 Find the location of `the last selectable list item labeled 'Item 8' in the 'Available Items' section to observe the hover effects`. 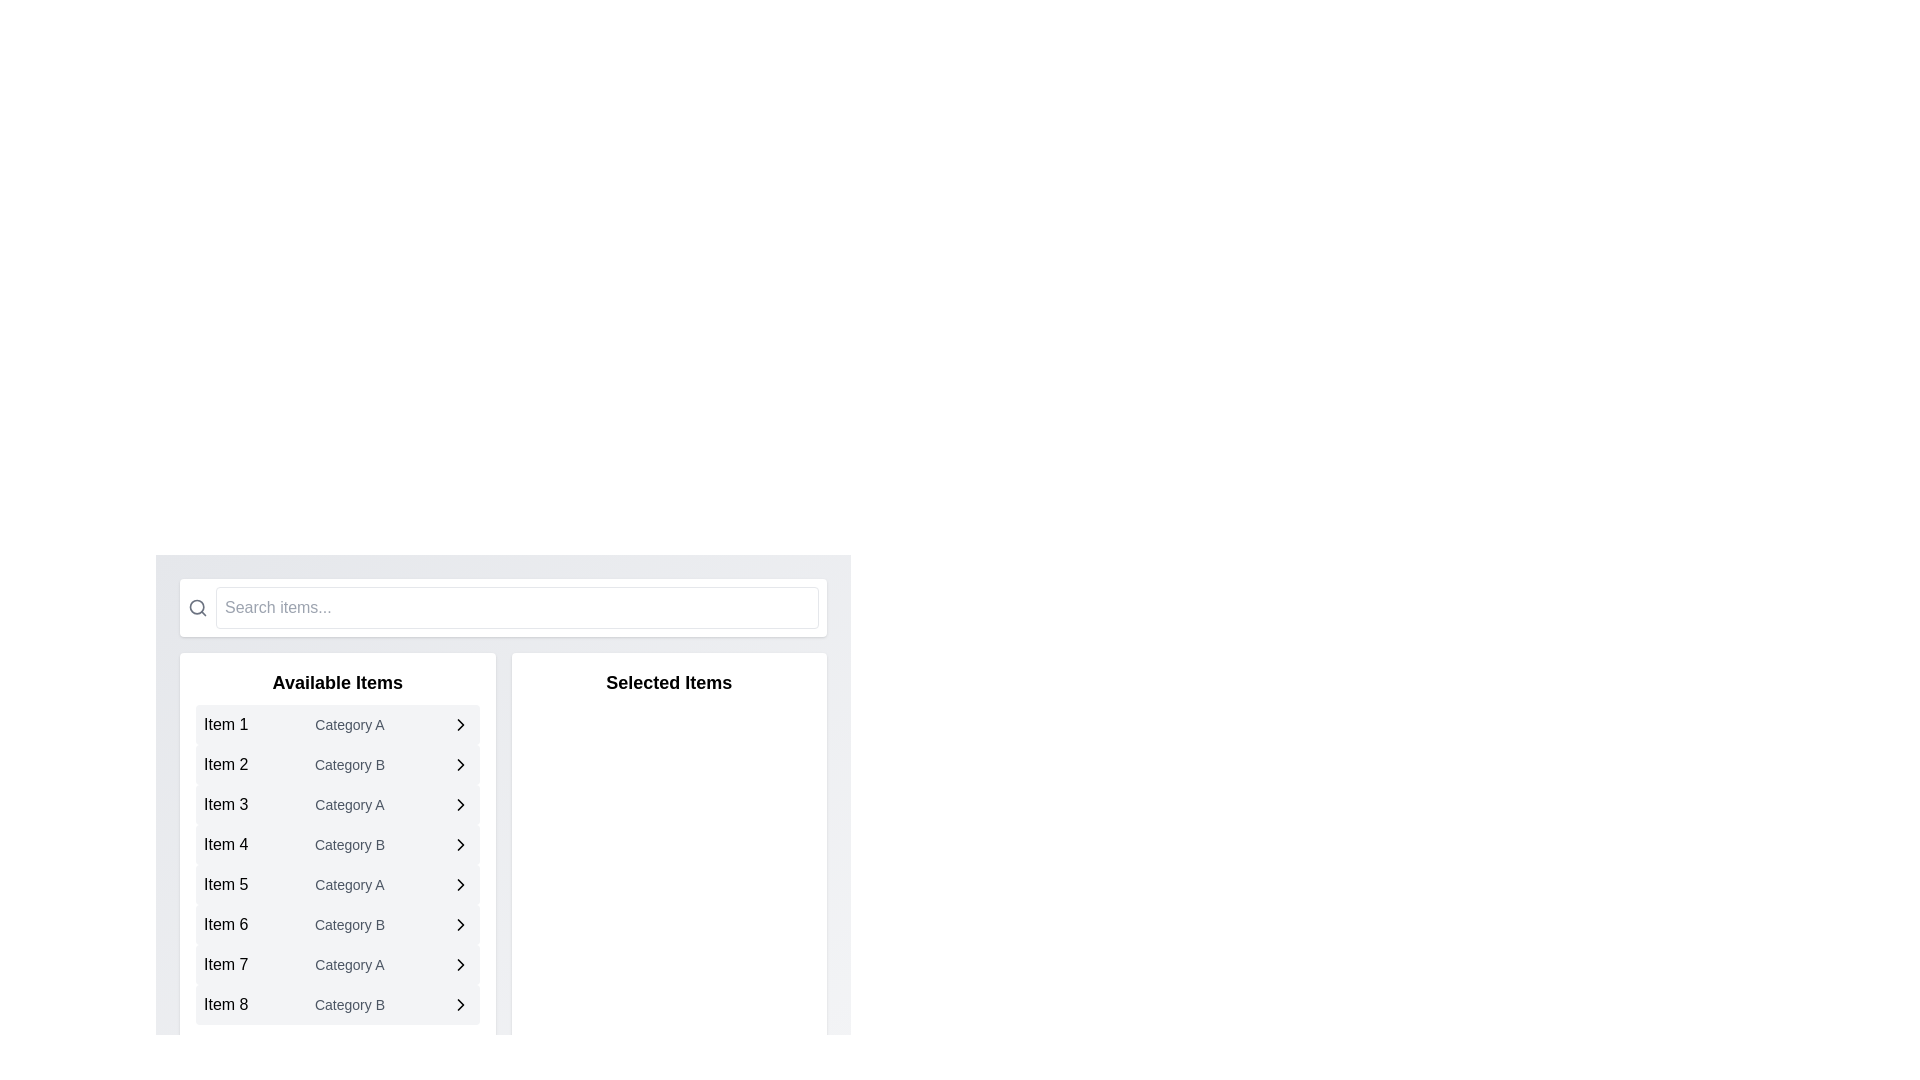

the last selectable list item labeled 'Item 8' in the 'Available Items' section to observe the hover effects is located at coordinates (337, 1005).